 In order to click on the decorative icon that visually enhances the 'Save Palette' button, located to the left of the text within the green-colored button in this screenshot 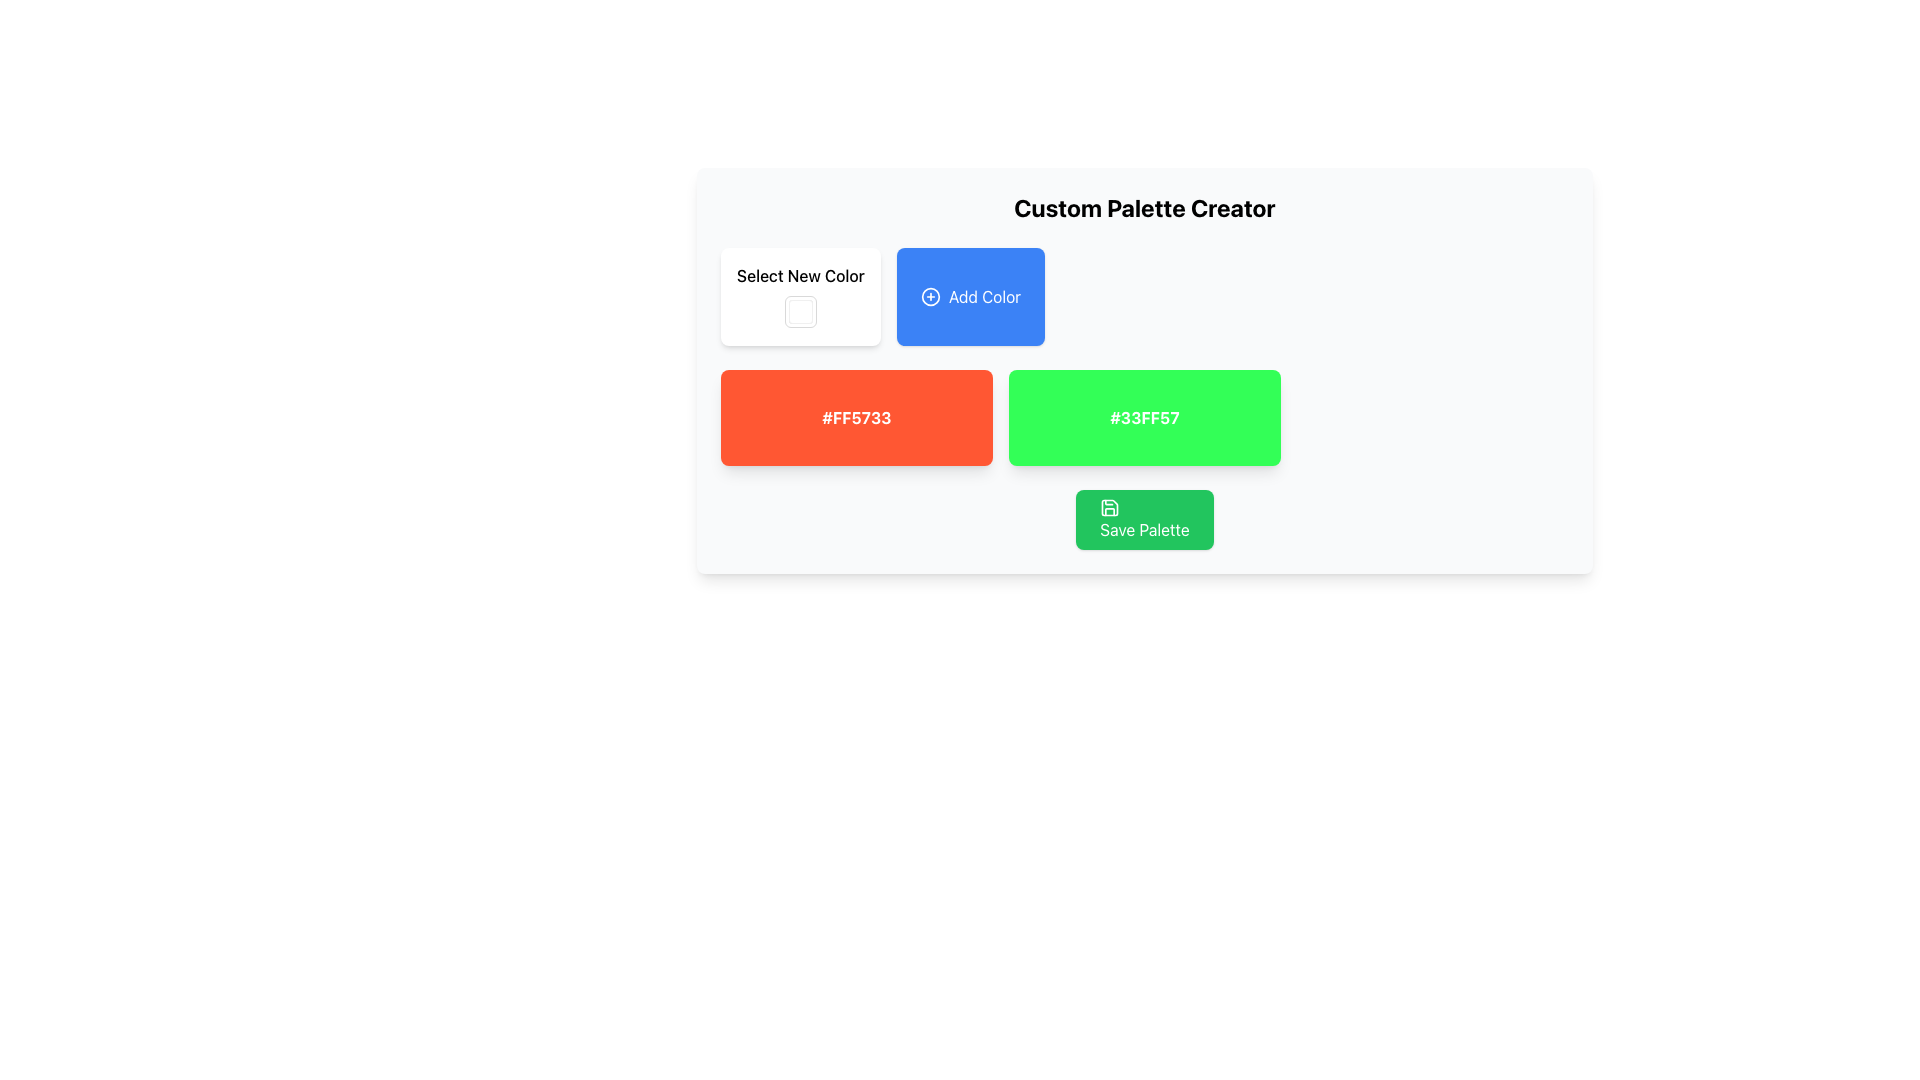, I will do `click(1109, 507)`.